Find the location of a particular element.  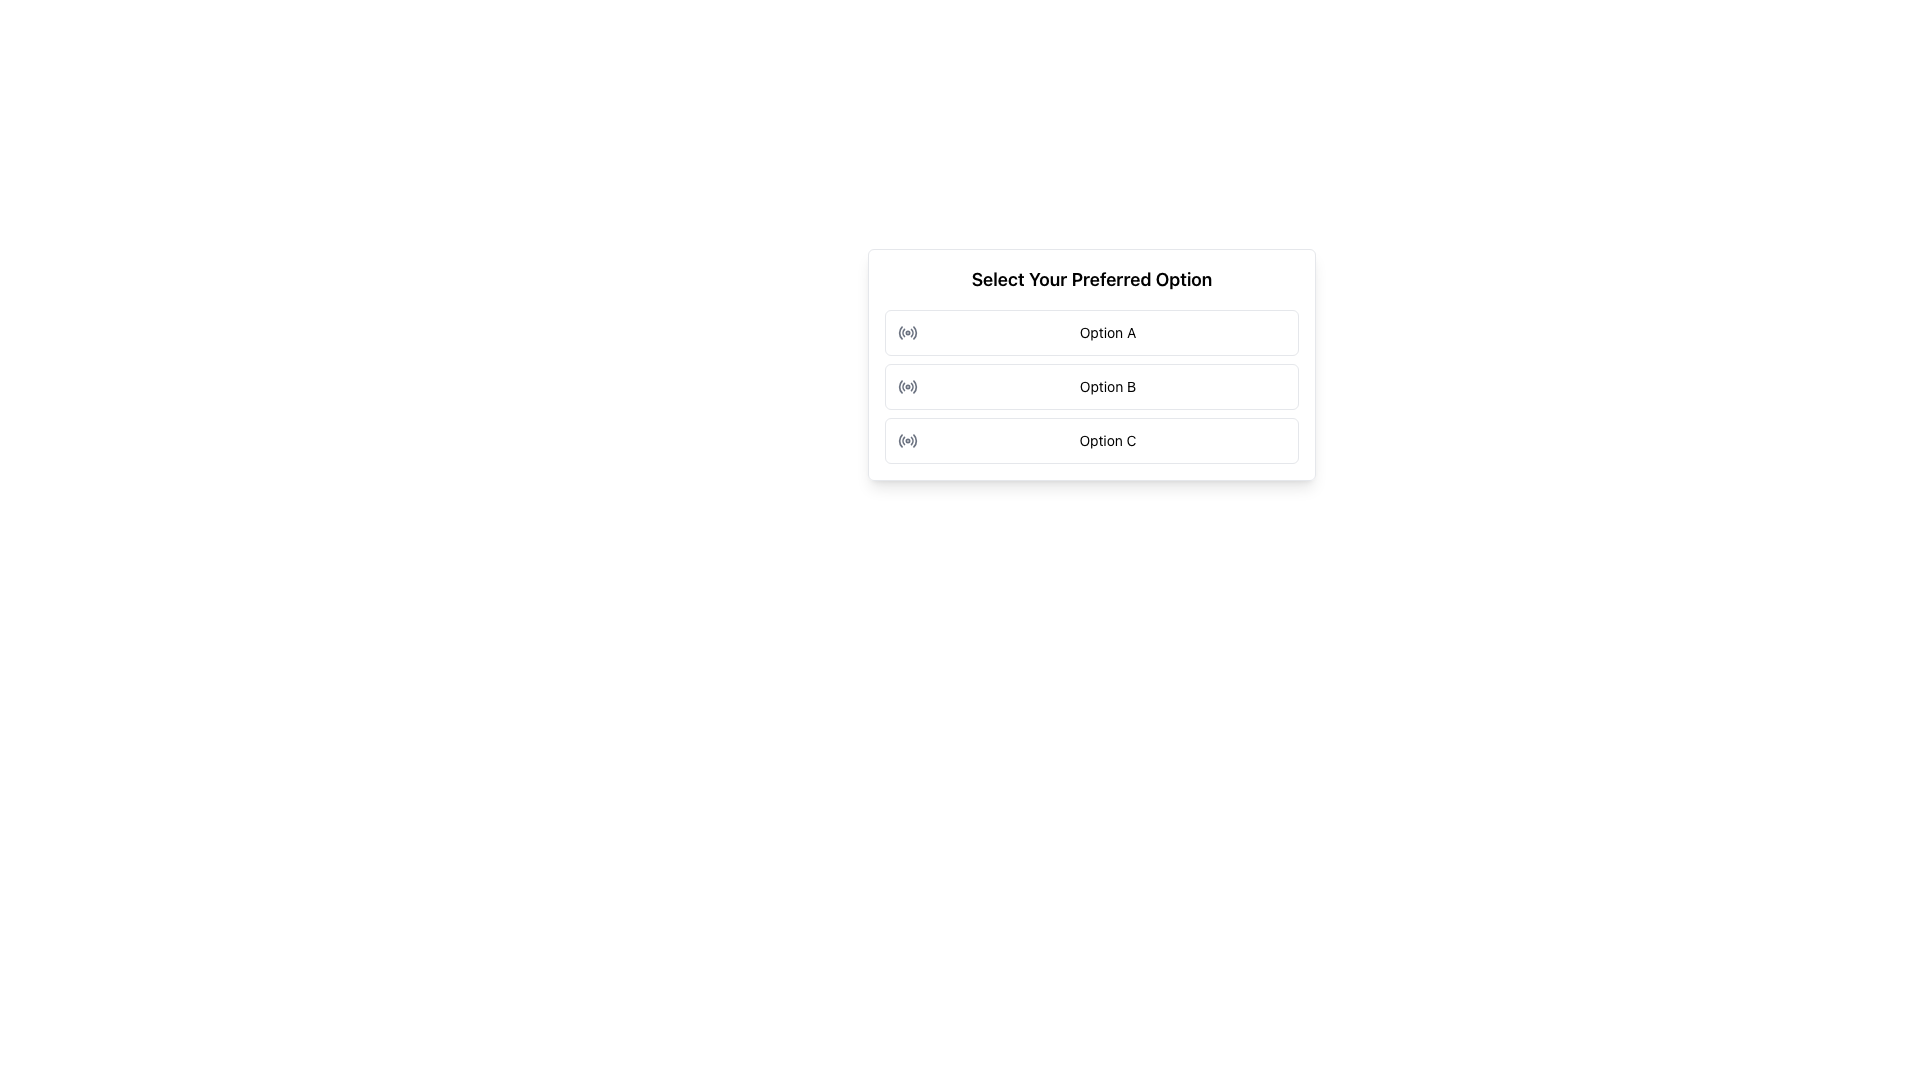

the radio button option group labeled 'Select Your Preferred Option' that contains 'Option A', 'Option B', and 'Option C' is located at coordinates (1090, 386).